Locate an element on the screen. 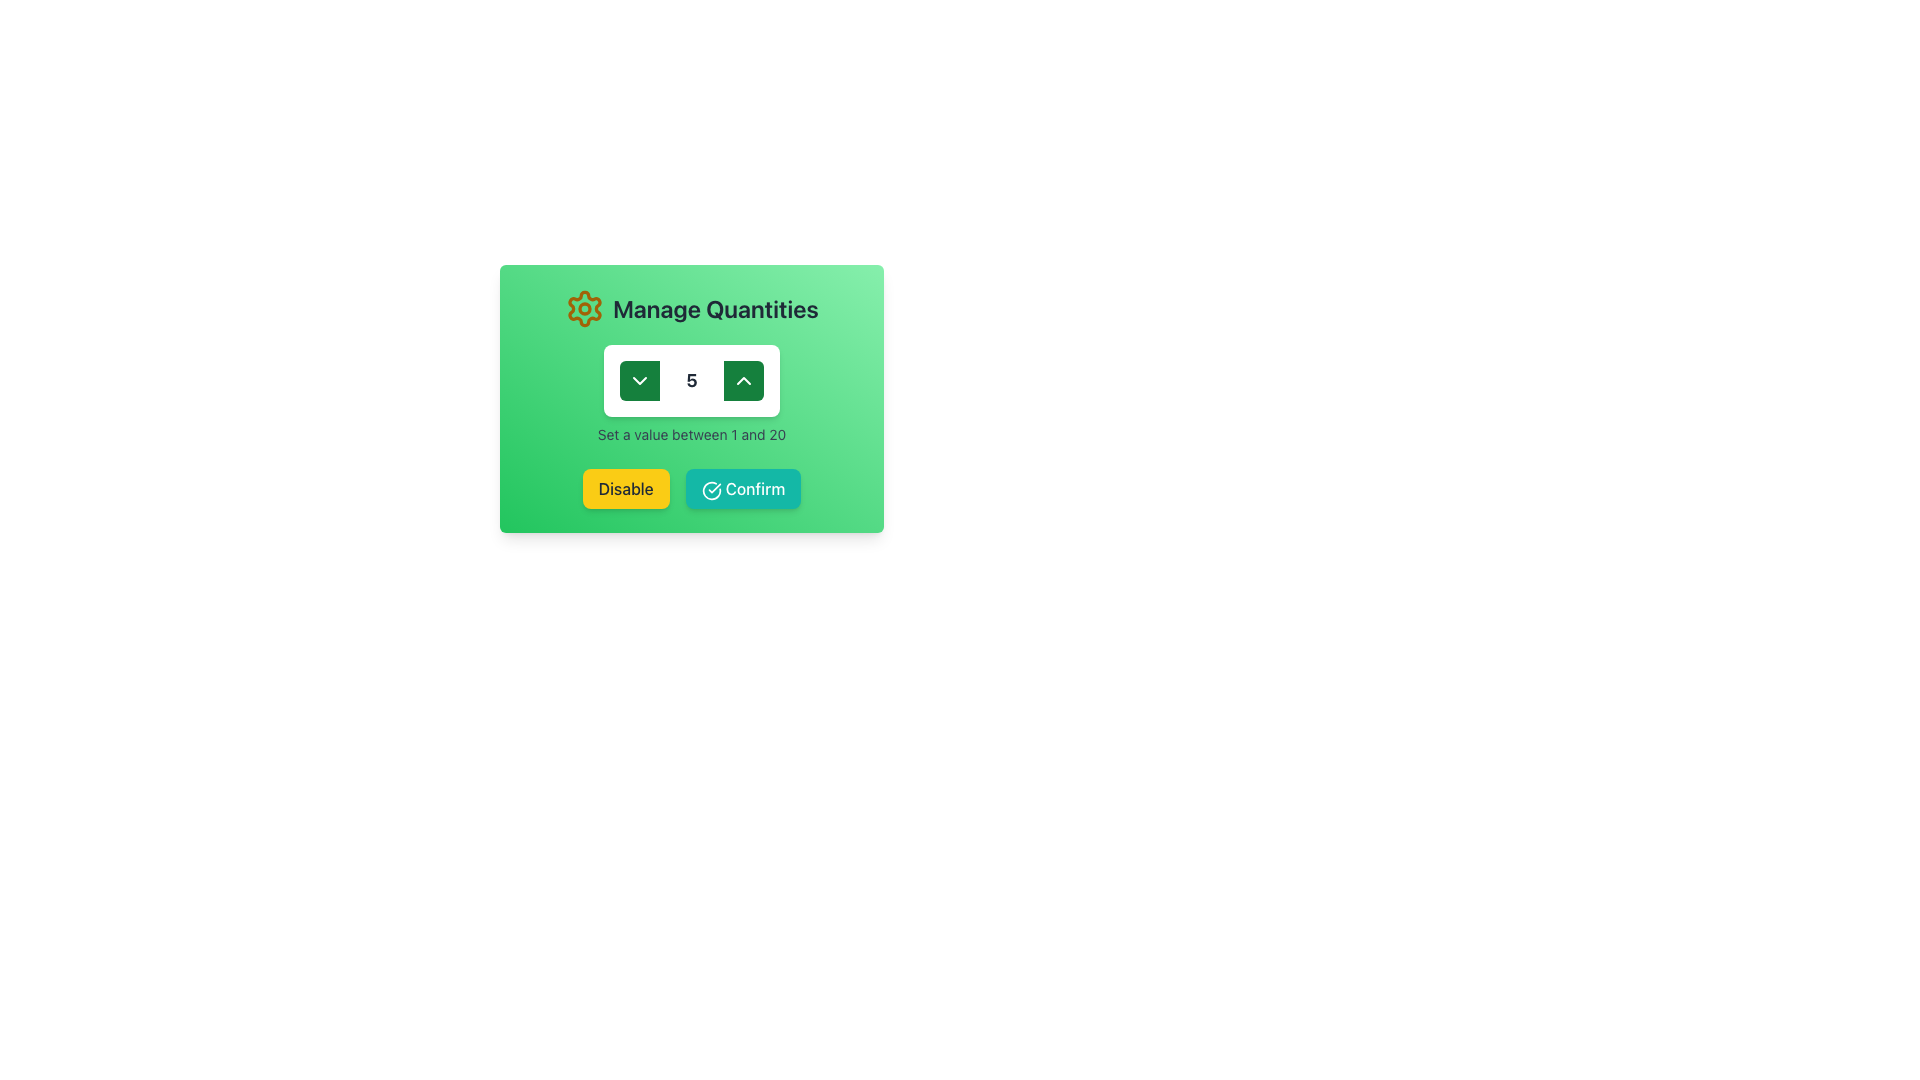 This screenshot has height=1080, width=1920. the decrement button on the interactive modal to decrease the quantity value is located at coordinates (691, 398).